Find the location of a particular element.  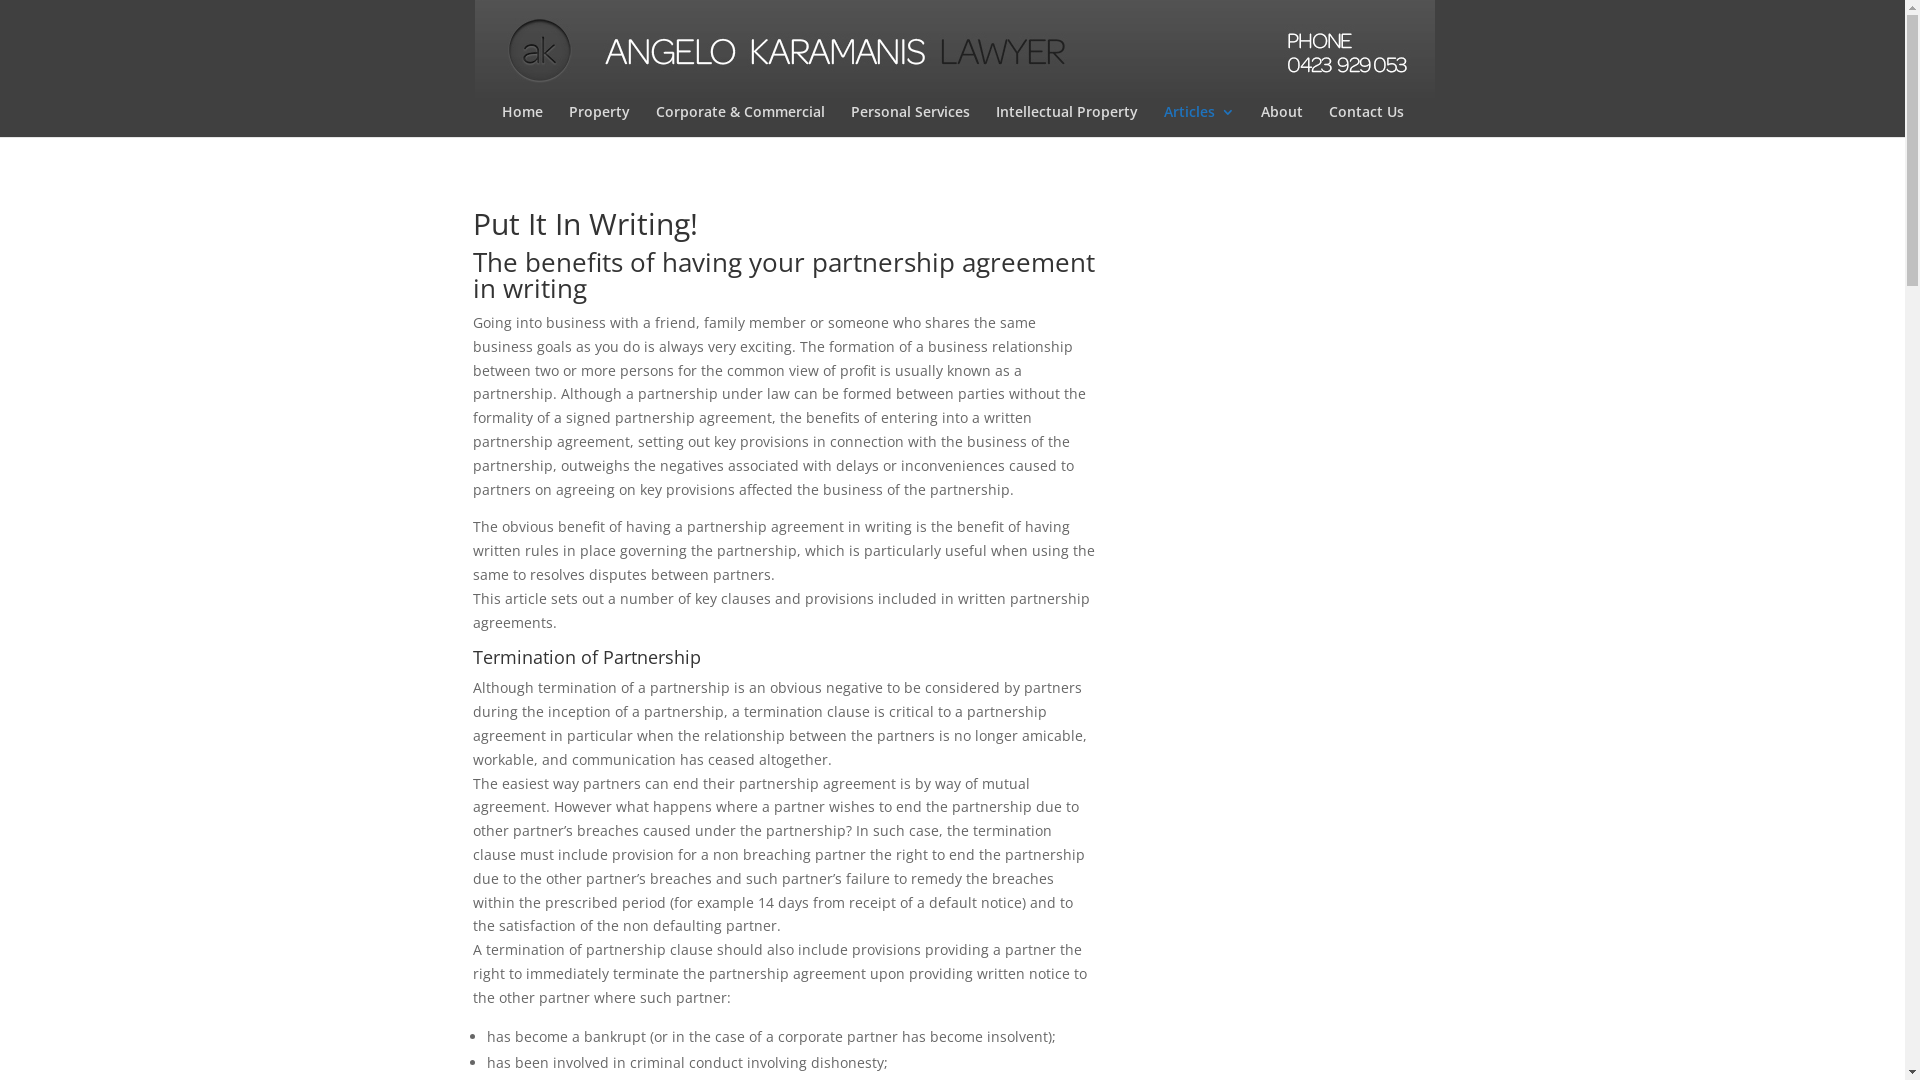

'Articles' is located at coordinates (1163, 120).